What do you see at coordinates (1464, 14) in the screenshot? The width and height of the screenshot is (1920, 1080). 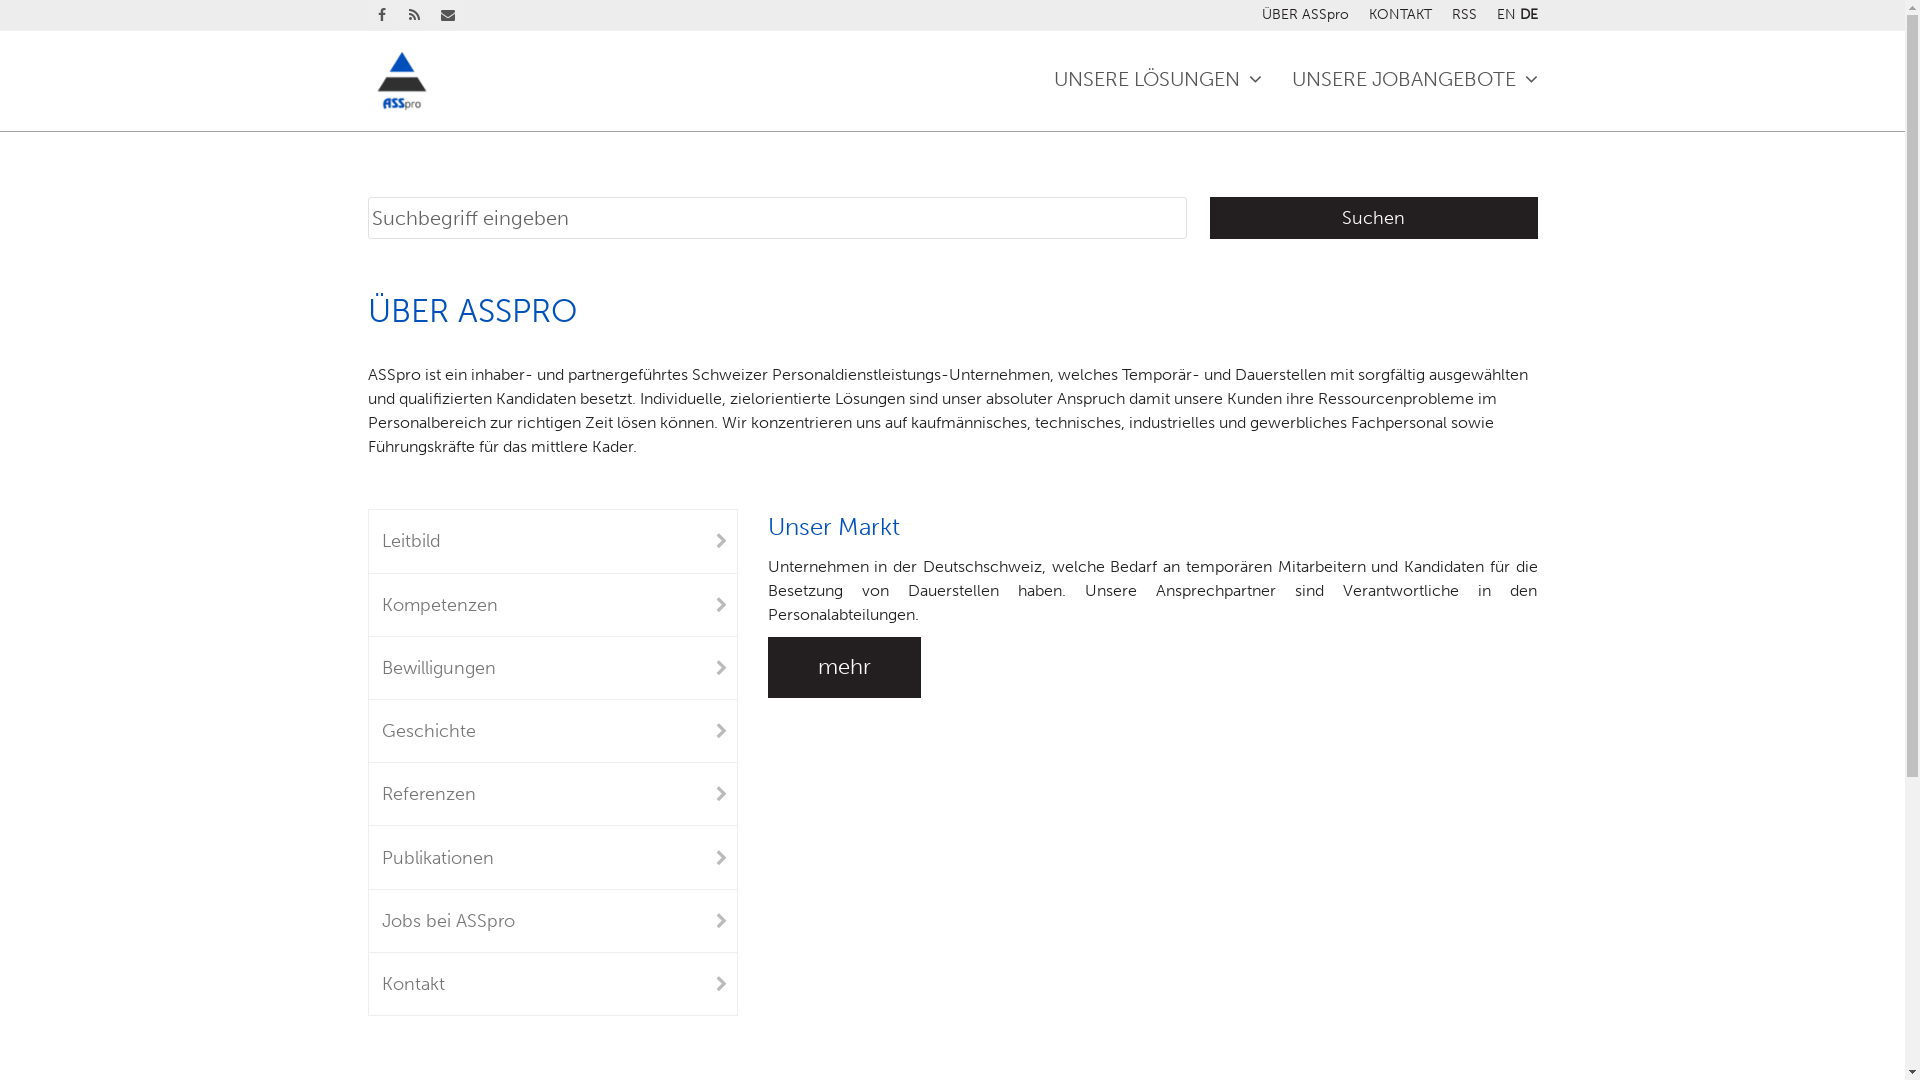 I see `'RSS'` at bounding box center [1464, 14].